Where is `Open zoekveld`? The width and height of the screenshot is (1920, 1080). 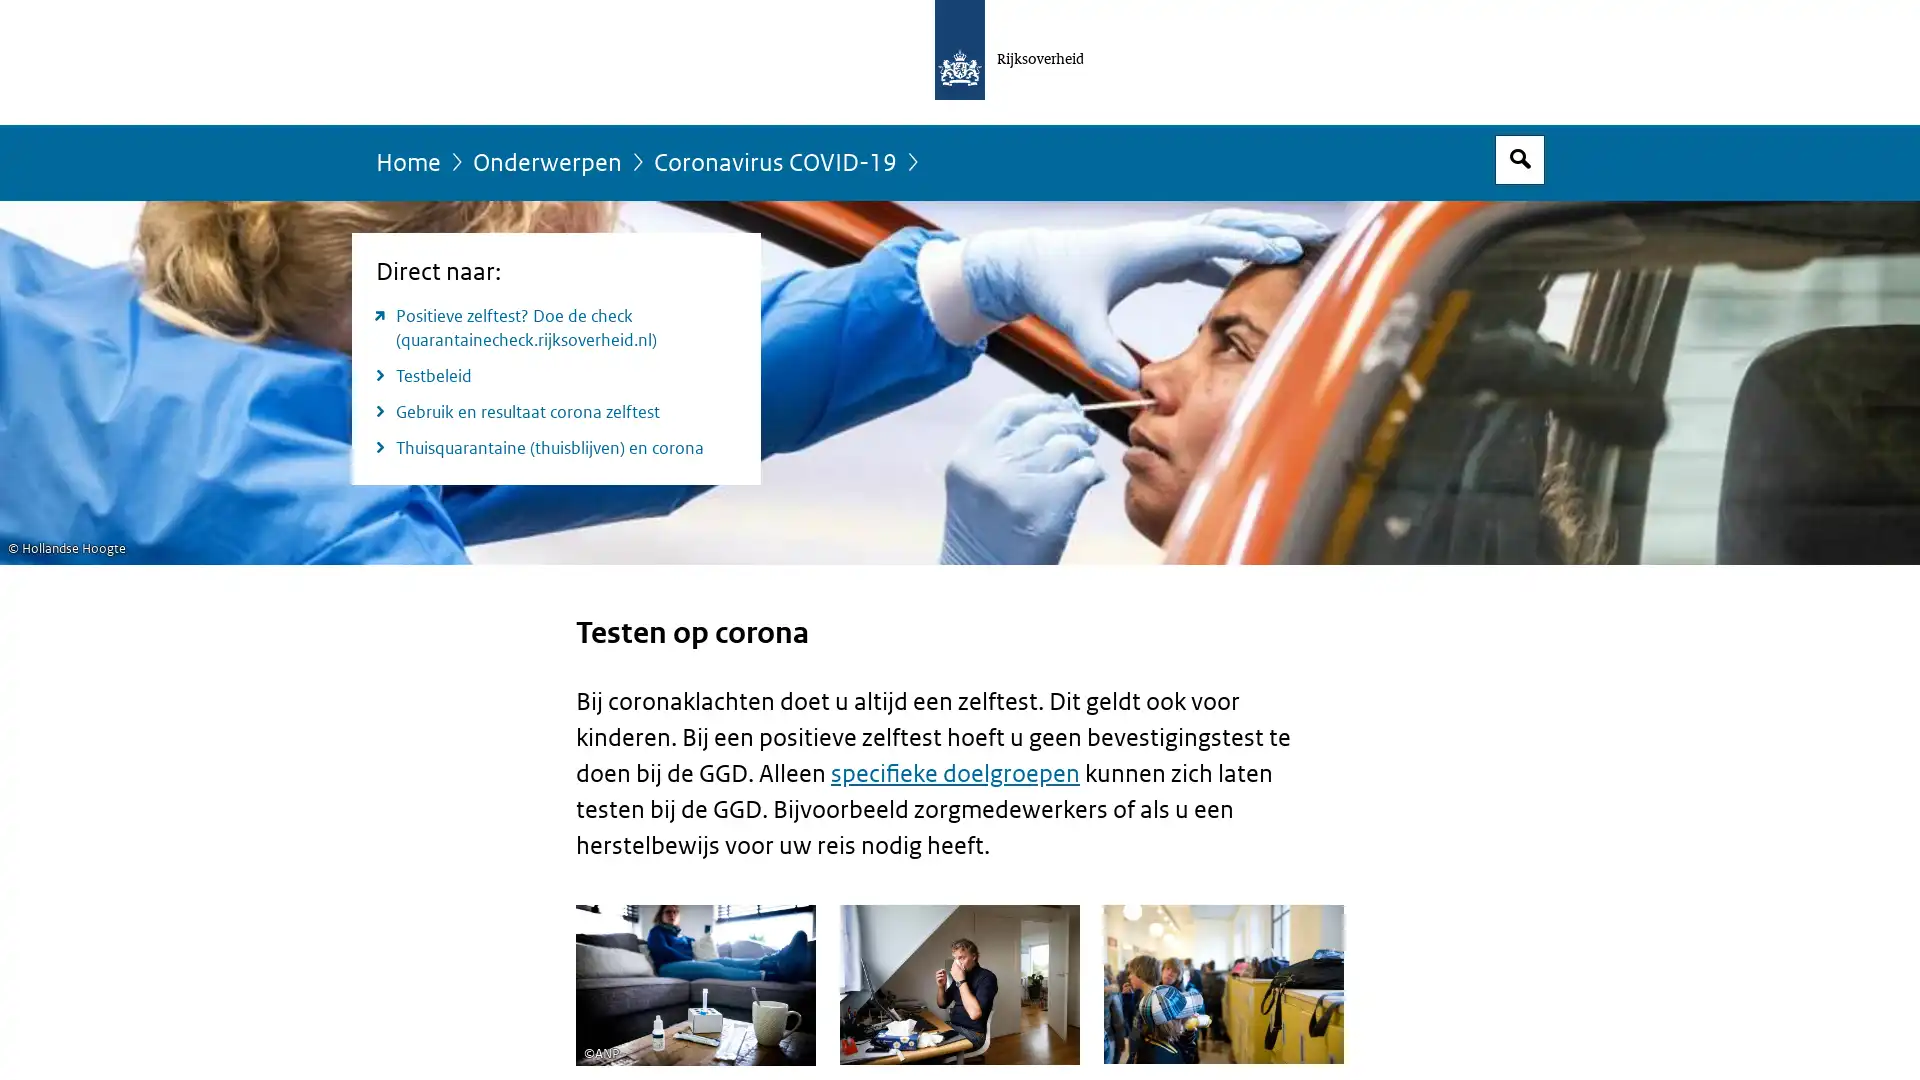
Open zoekveld is located at coordinates (1520, 158).